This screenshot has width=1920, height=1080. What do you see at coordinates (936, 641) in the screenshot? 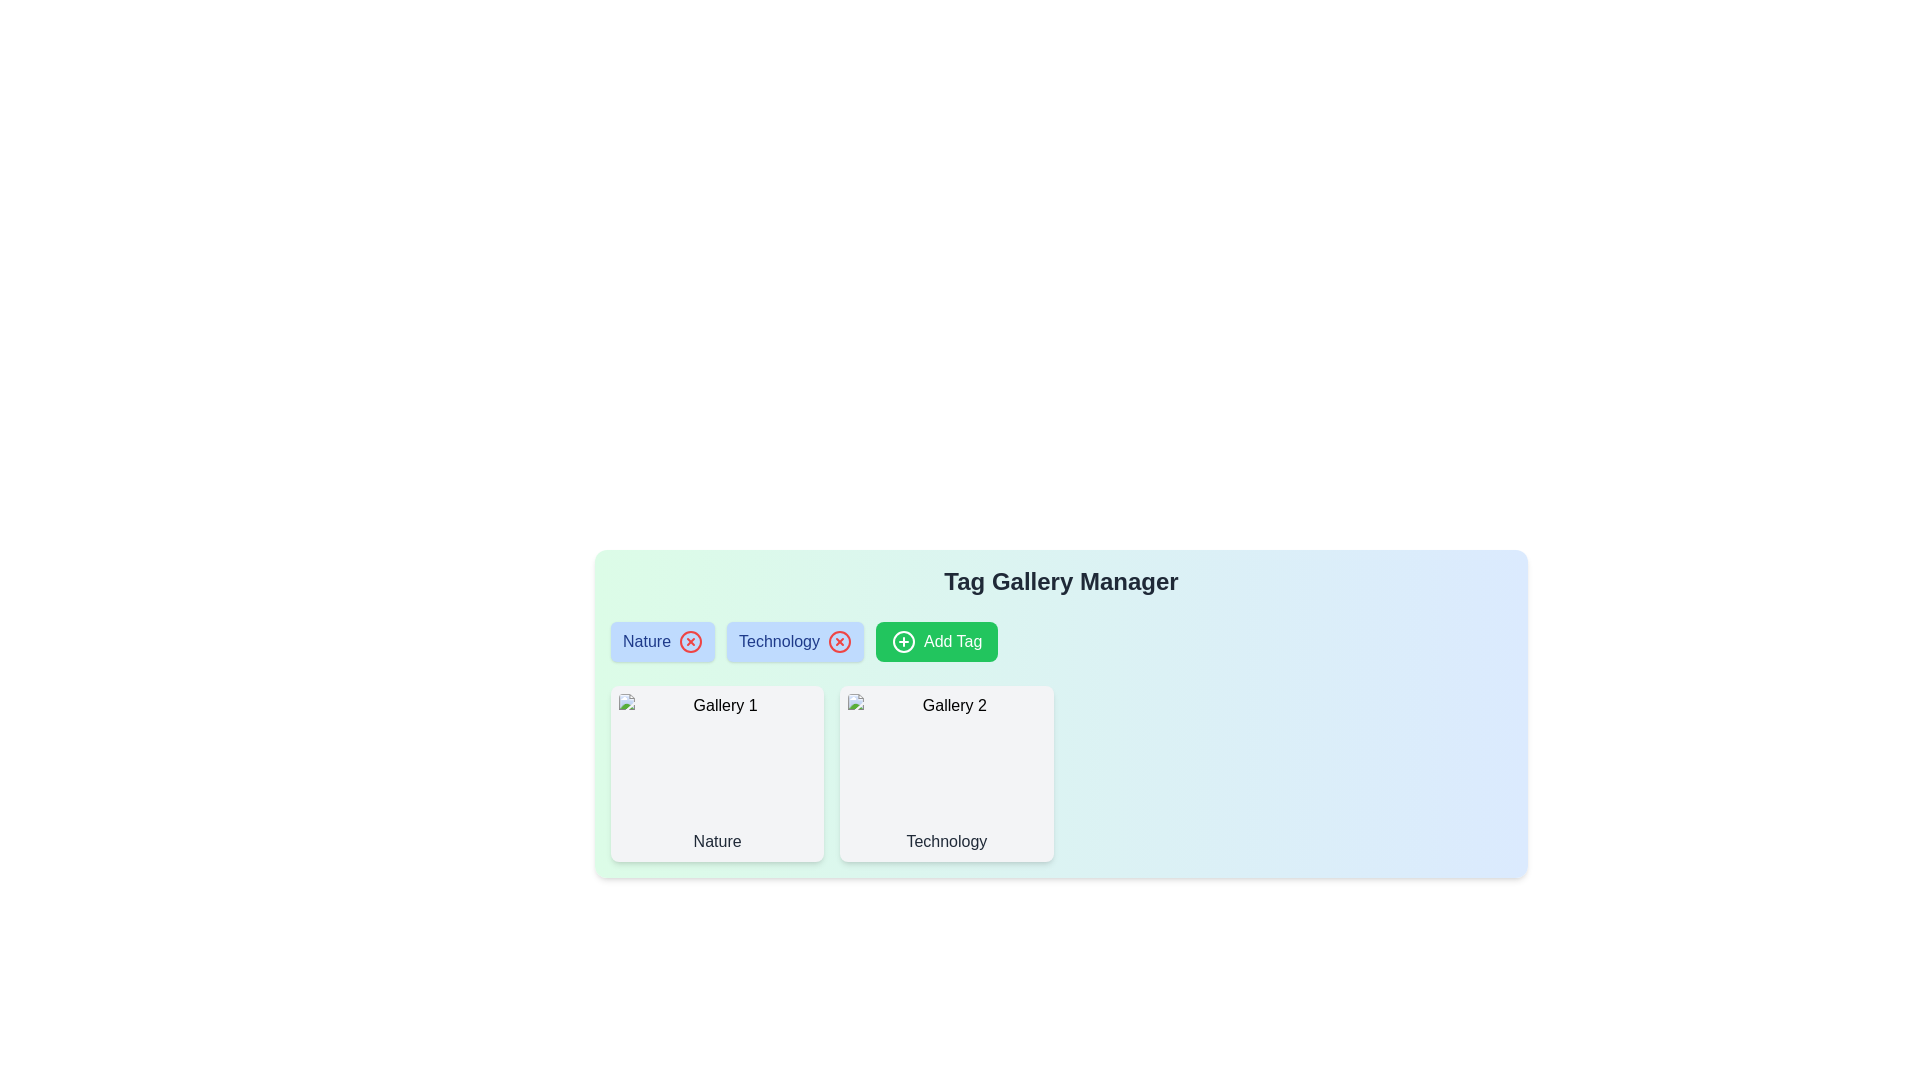
I see `the 'Add Tag' button with a green background and white text, which is located immediately to the right of the 'Technology' tag in the tag list` at bounding box center [936, 641].